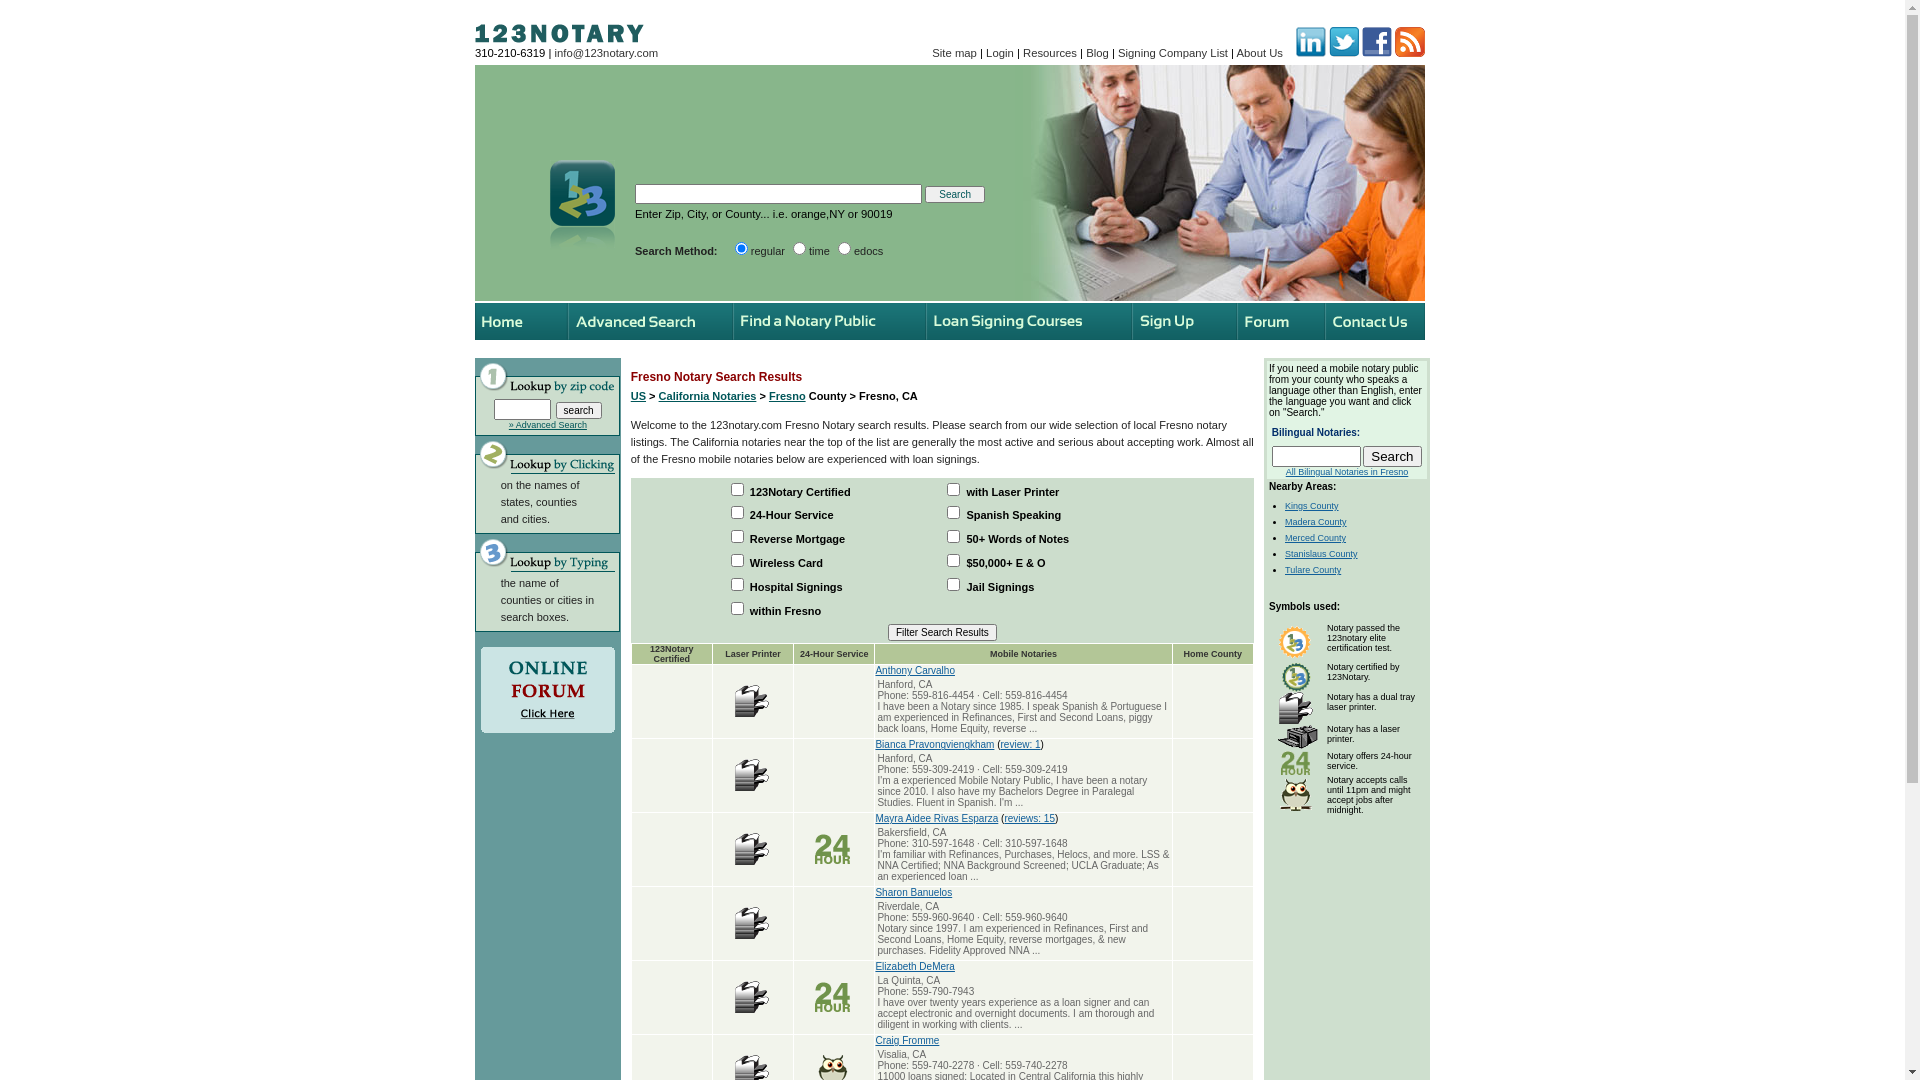 The width and height of the screenshot is (1920, 1080). Describe the element at coordinates (798, 247) in the screenshot. I see `'time'` at that location.